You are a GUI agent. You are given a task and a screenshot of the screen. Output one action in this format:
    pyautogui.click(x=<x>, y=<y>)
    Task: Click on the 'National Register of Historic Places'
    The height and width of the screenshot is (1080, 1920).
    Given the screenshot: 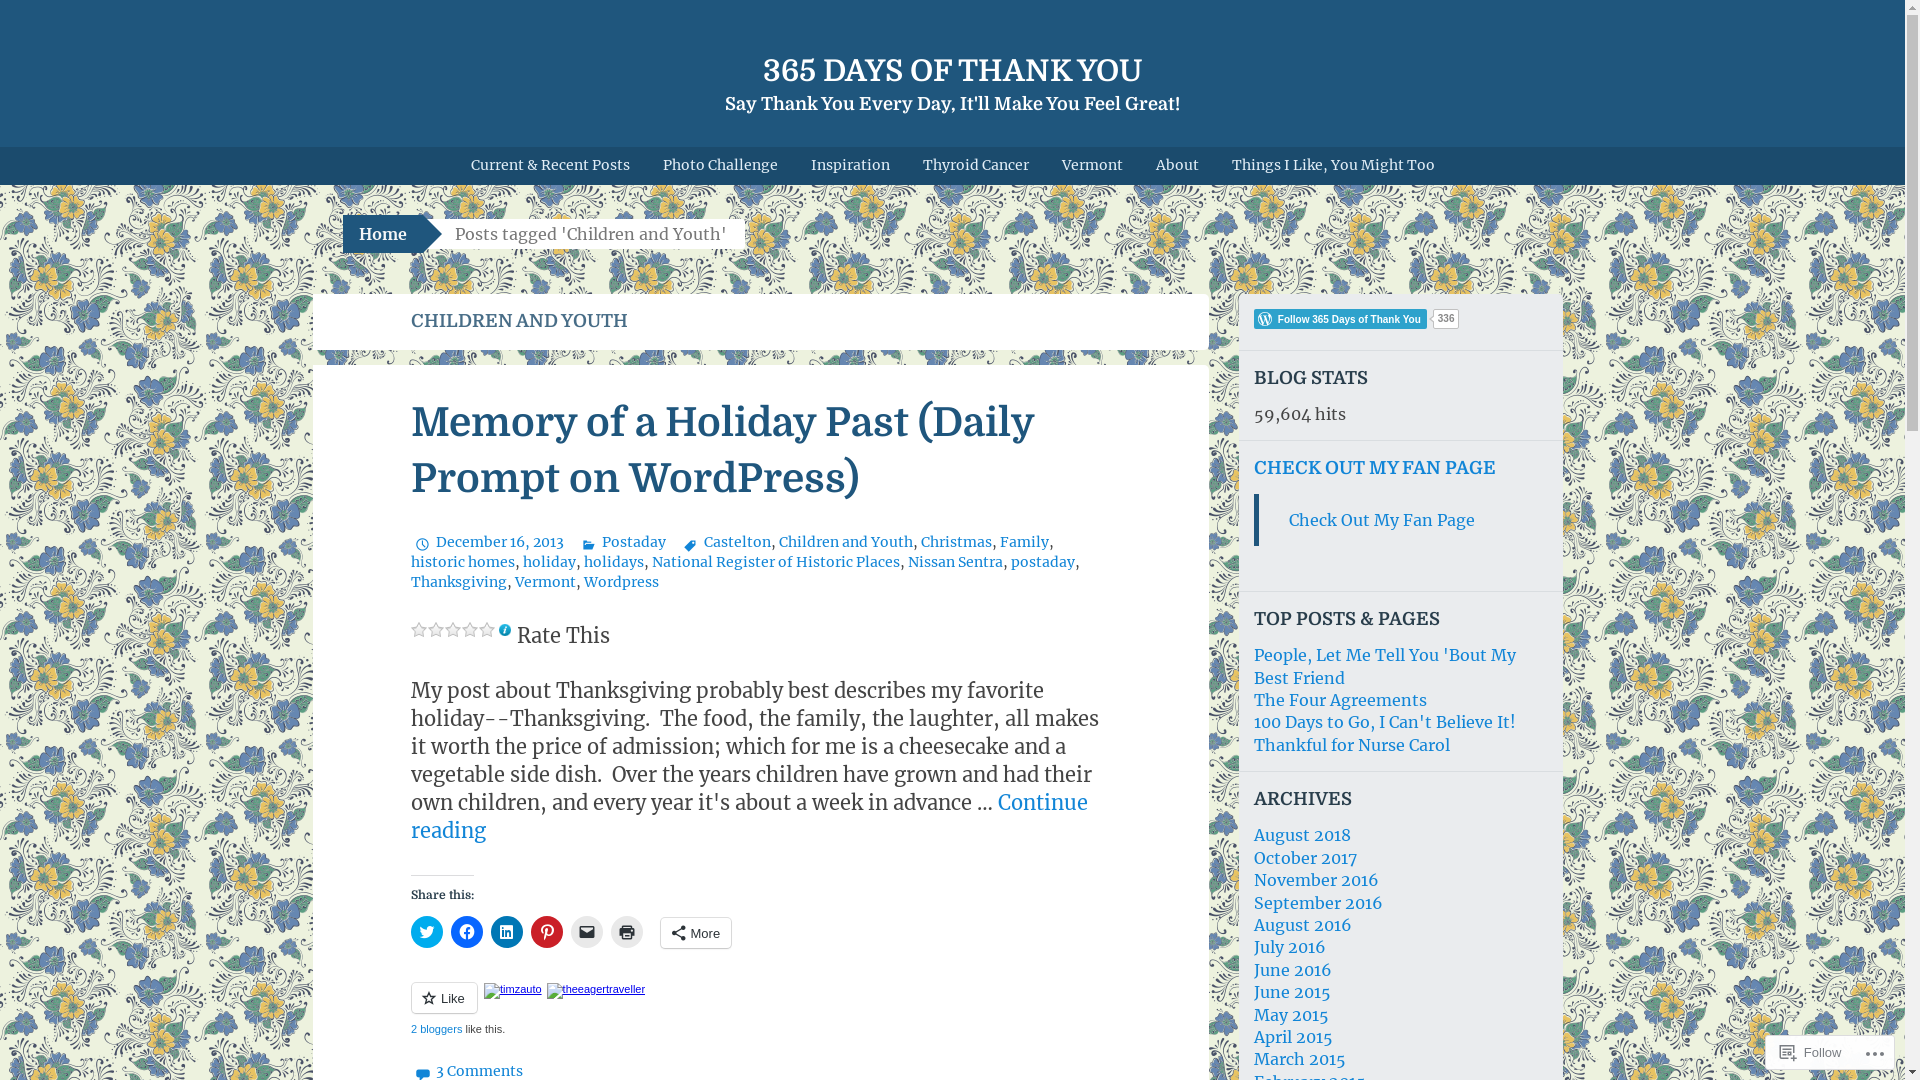 What is the action you would take?
    pyautogui.click(x=652, y=562)
    